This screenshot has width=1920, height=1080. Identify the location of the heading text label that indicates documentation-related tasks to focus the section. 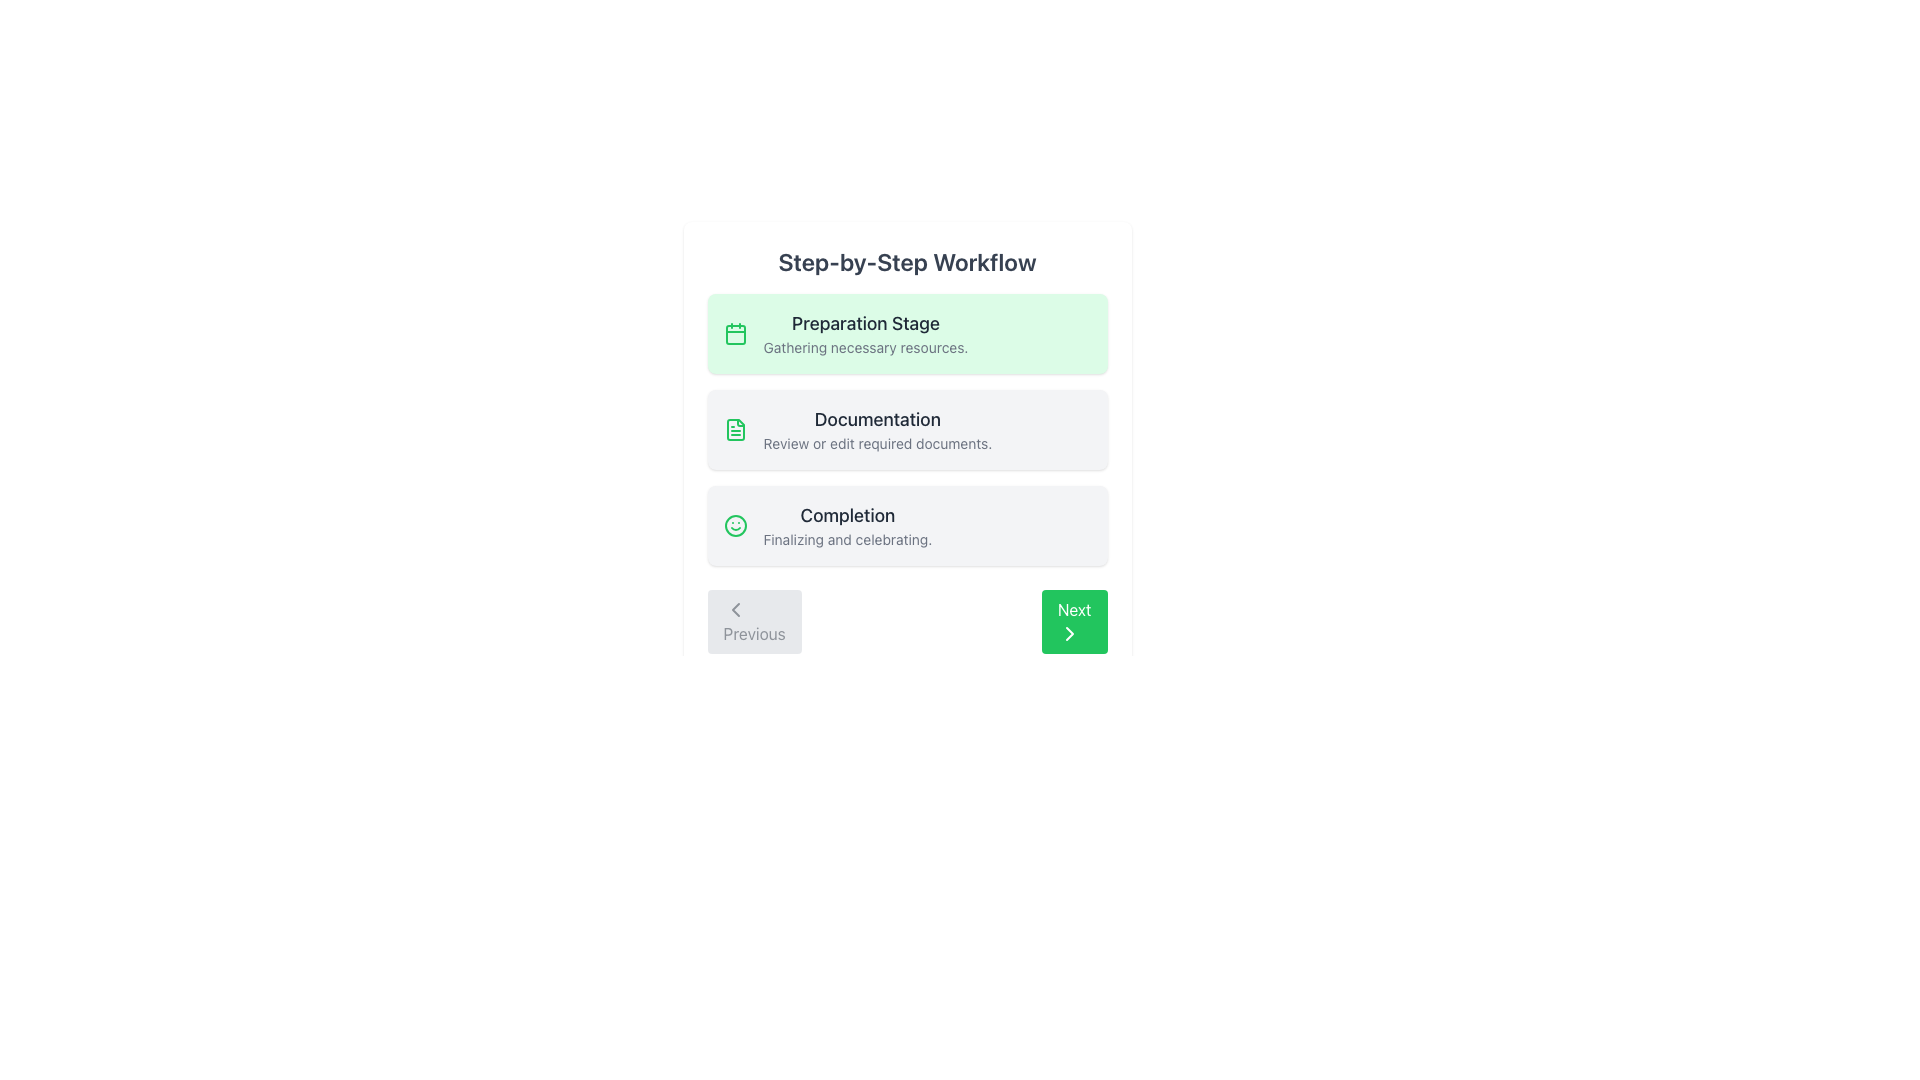
(877, 419).